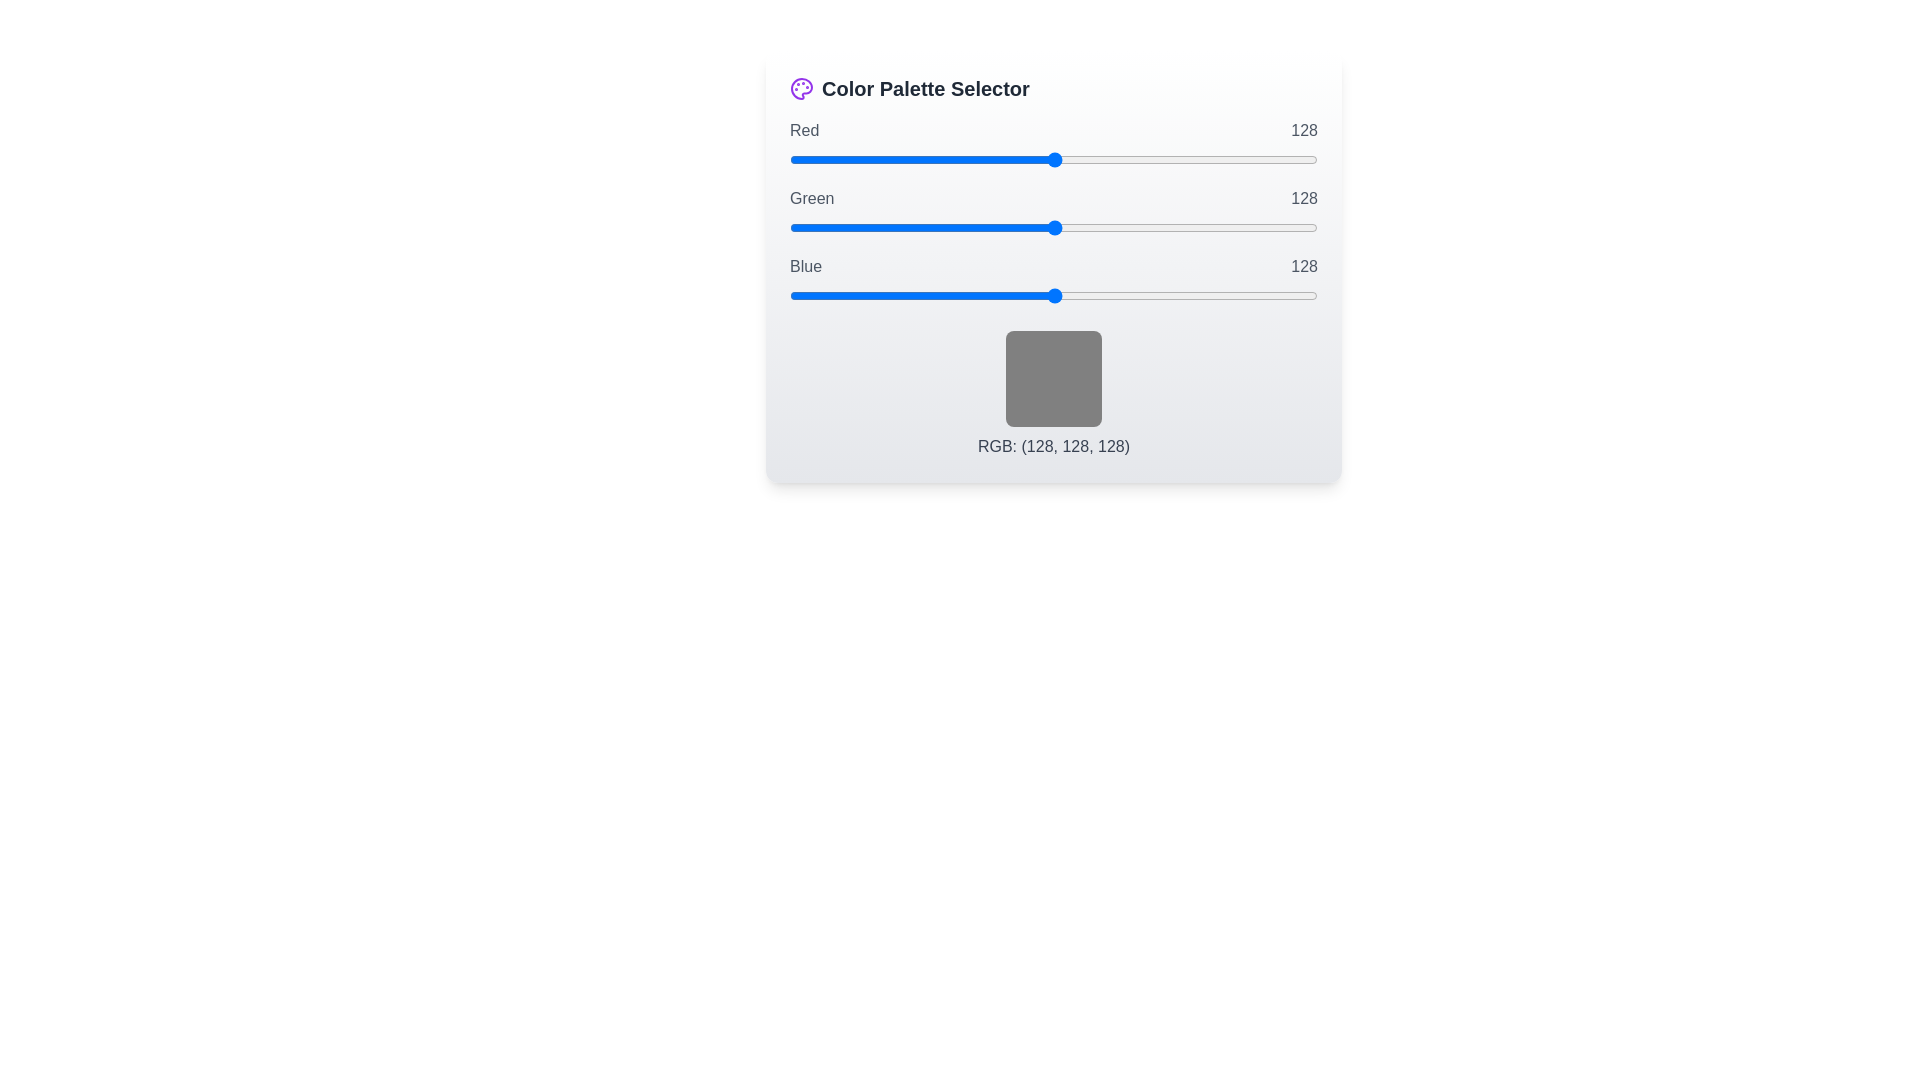 This screenshot has height=1080, width=1920. What do you see at coordinates (843, 296) in the screenshot?
I see `the blue slider to set its value to 26` at bounding box center [843, 296].